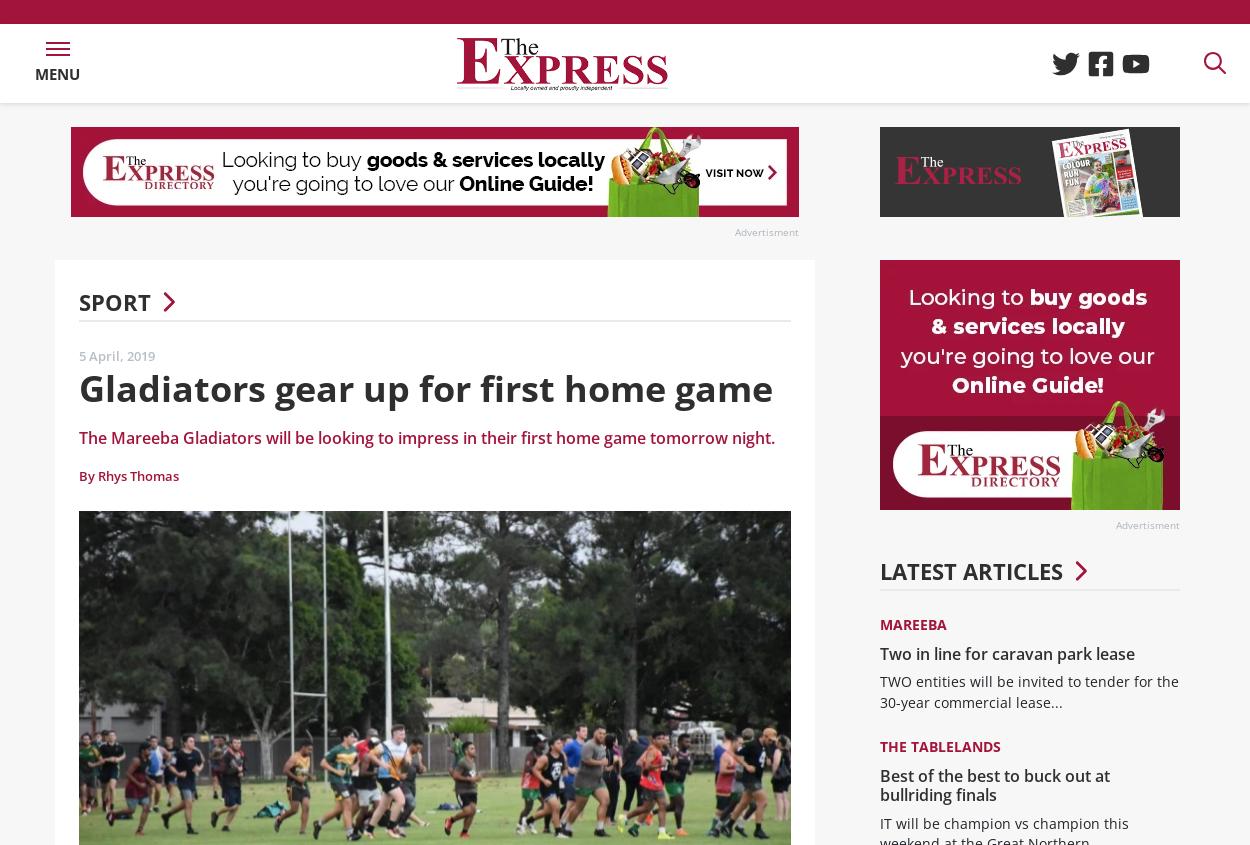  Describe the element at coordinates (35, 80) in the screenshot. I see `'Menu'` at that location.